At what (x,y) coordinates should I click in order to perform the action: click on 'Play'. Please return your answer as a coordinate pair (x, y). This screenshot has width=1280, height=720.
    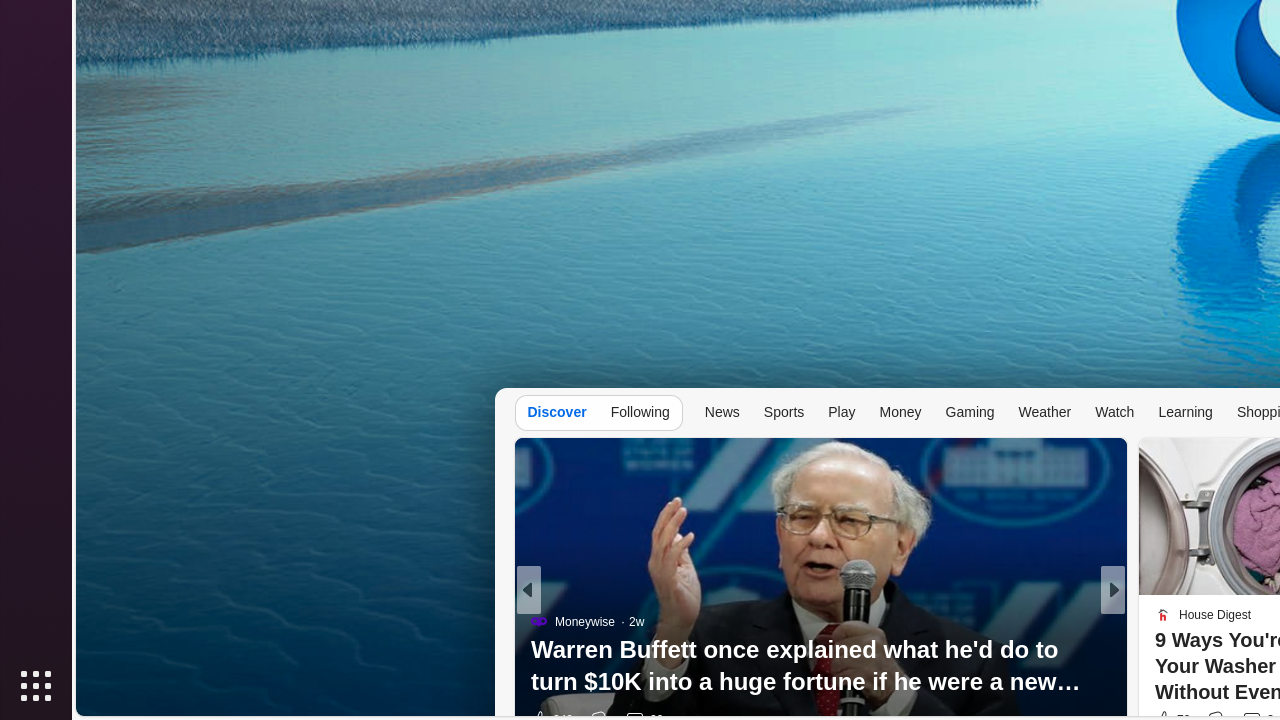
    Looking at the image, I should click on (841, 410).